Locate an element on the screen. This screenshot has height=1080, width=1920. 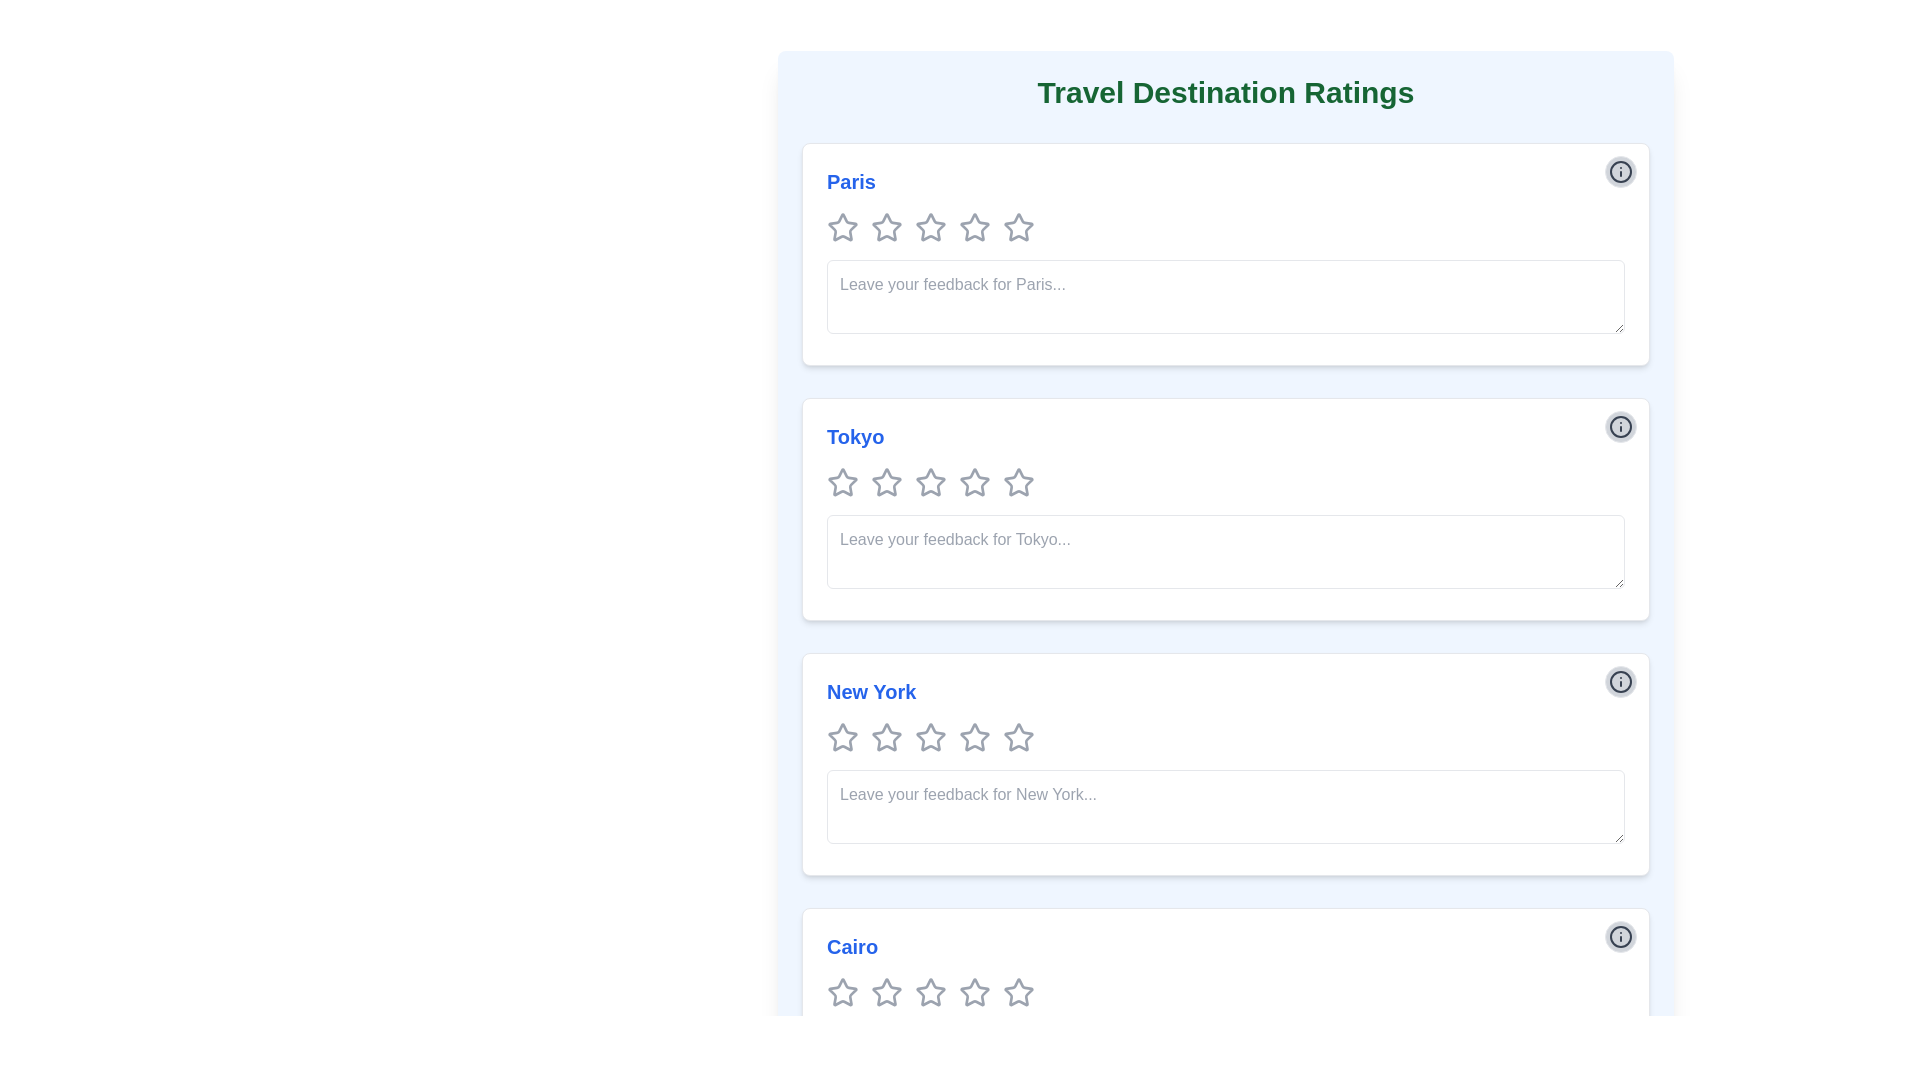
the second gray outlined star icon in the 'Travel Destination Ratings' section under the 'New York' heading is located at coordinates (886, 737).